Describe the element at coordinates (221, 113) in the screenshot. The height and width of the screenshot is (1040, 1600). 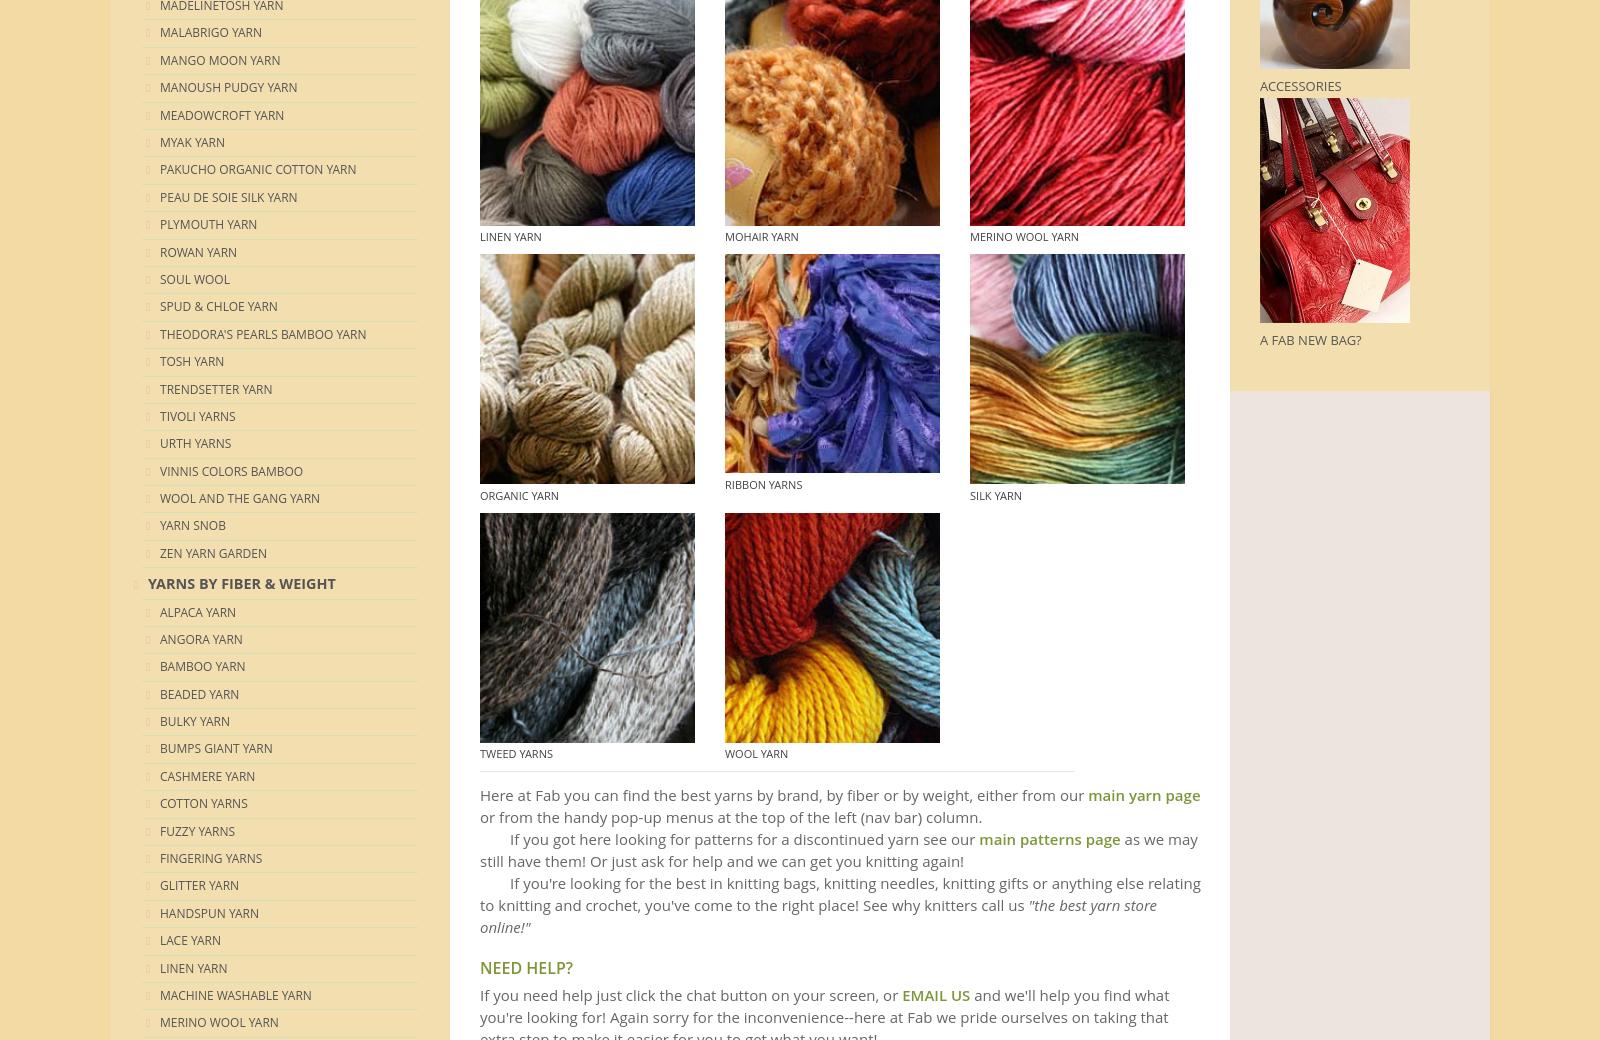
I see `'Meadowcroft Yarn'` at that location.